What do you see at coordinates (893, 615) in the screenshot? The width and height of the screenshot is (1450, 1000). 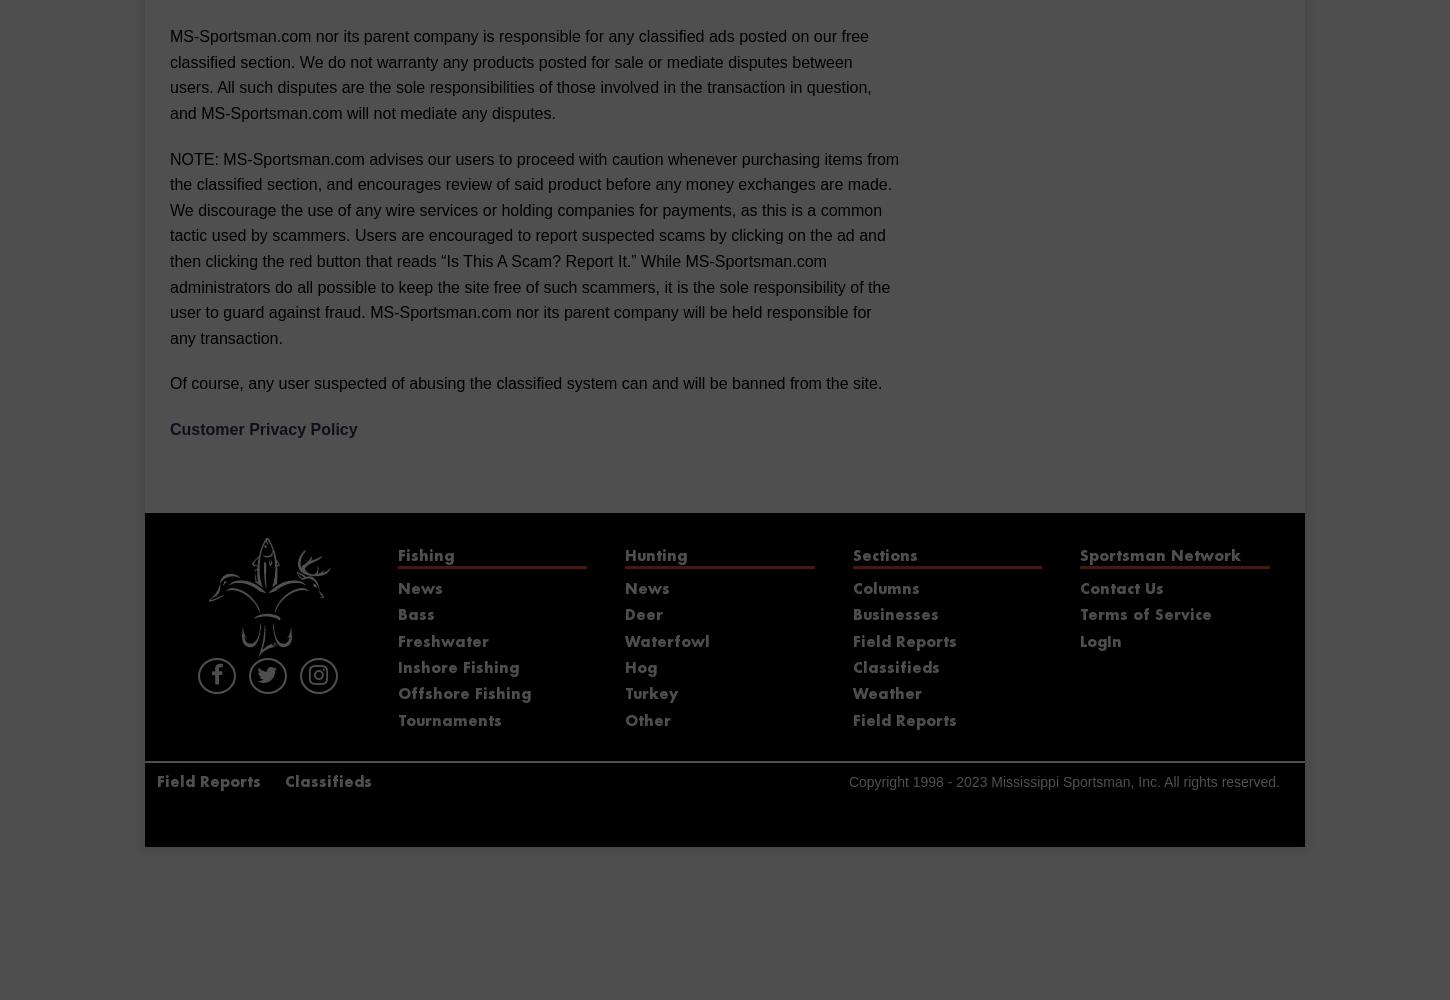 I see `'Businesses'` at bounding box center [893, 615].